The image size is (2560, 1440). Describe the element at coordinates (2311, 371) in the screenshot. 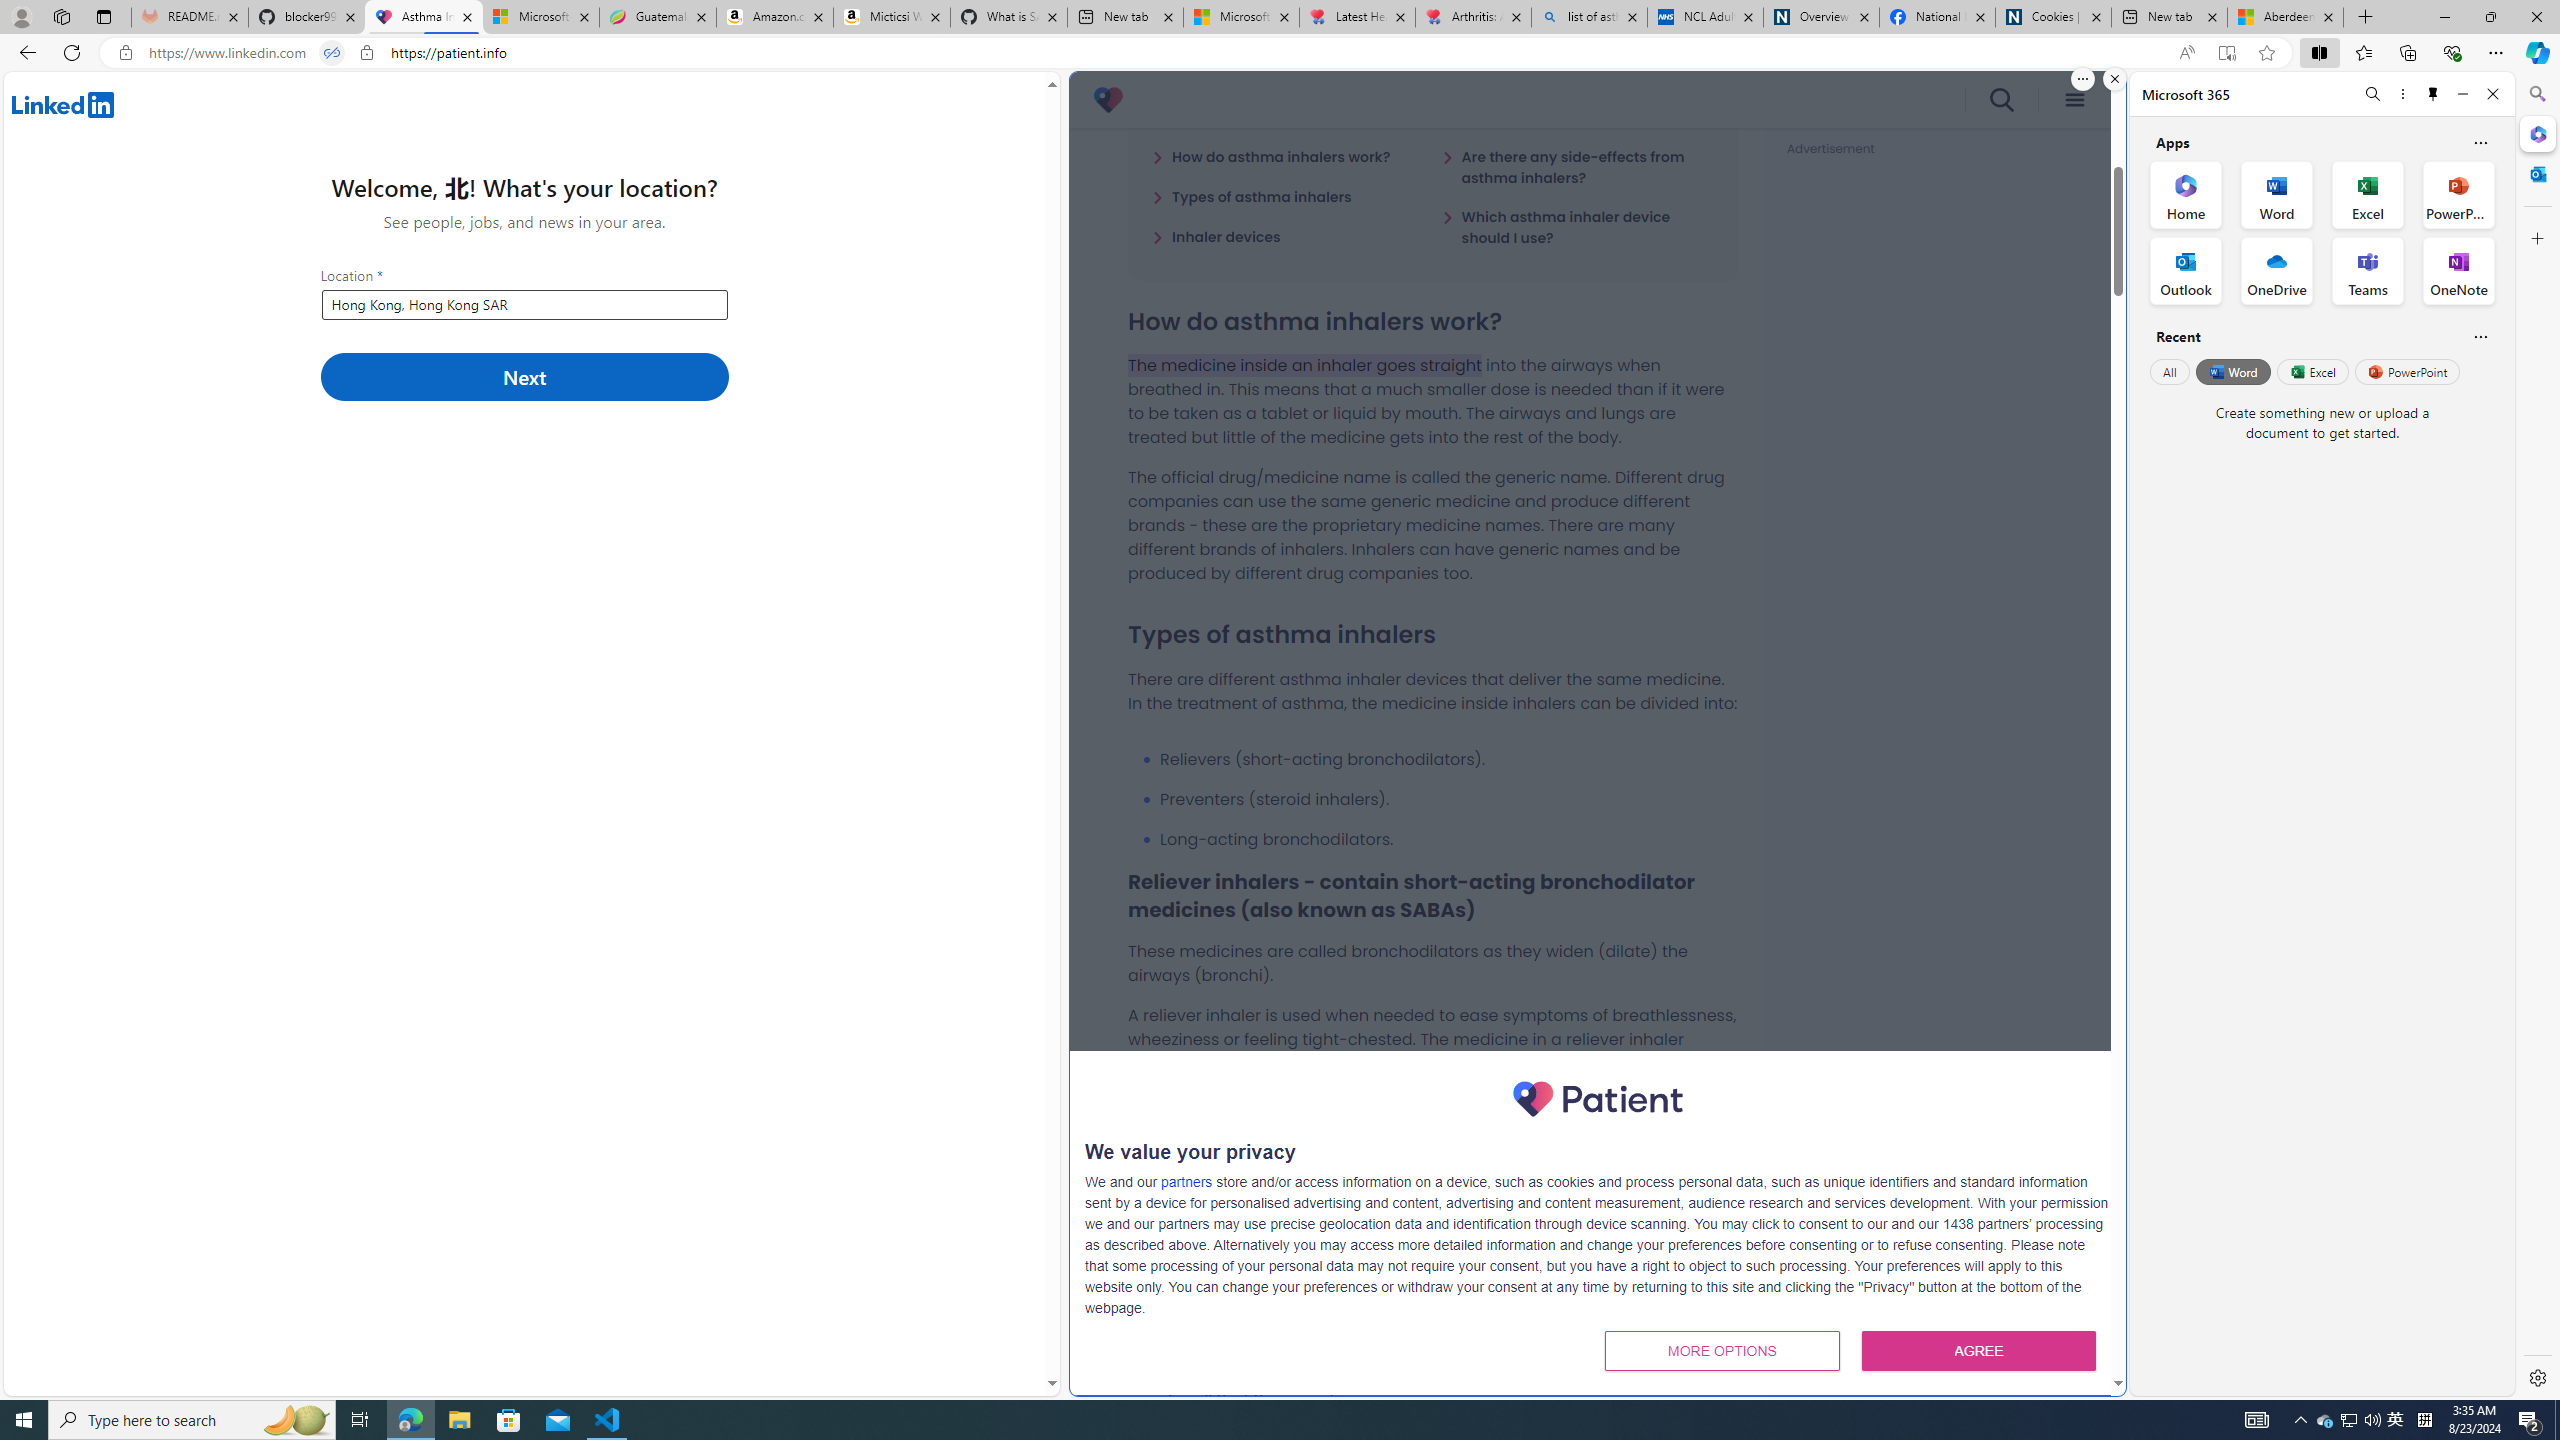

I see `'Excel'` at that location.